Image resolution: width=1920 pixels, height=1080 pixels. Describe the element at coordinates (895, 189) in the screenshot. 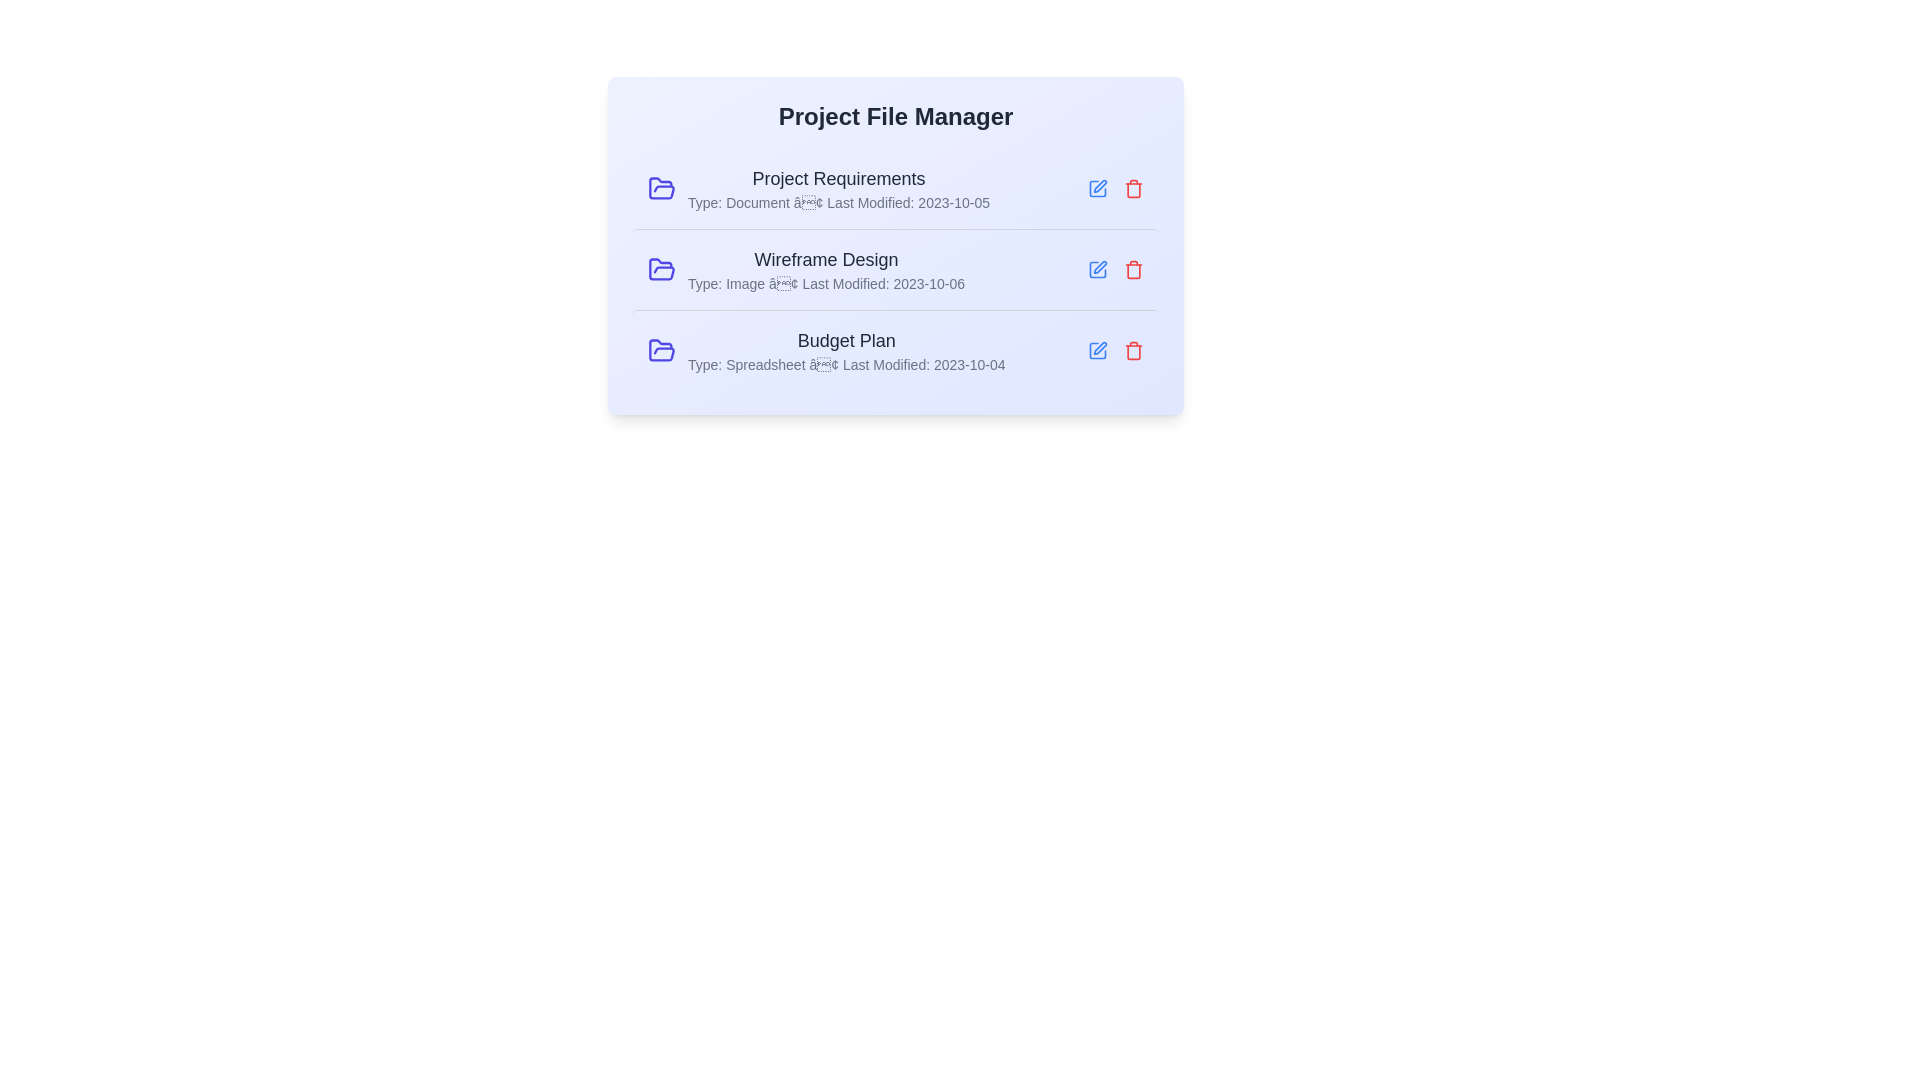

I see `the file named Project Requirements to view its details` at that location.